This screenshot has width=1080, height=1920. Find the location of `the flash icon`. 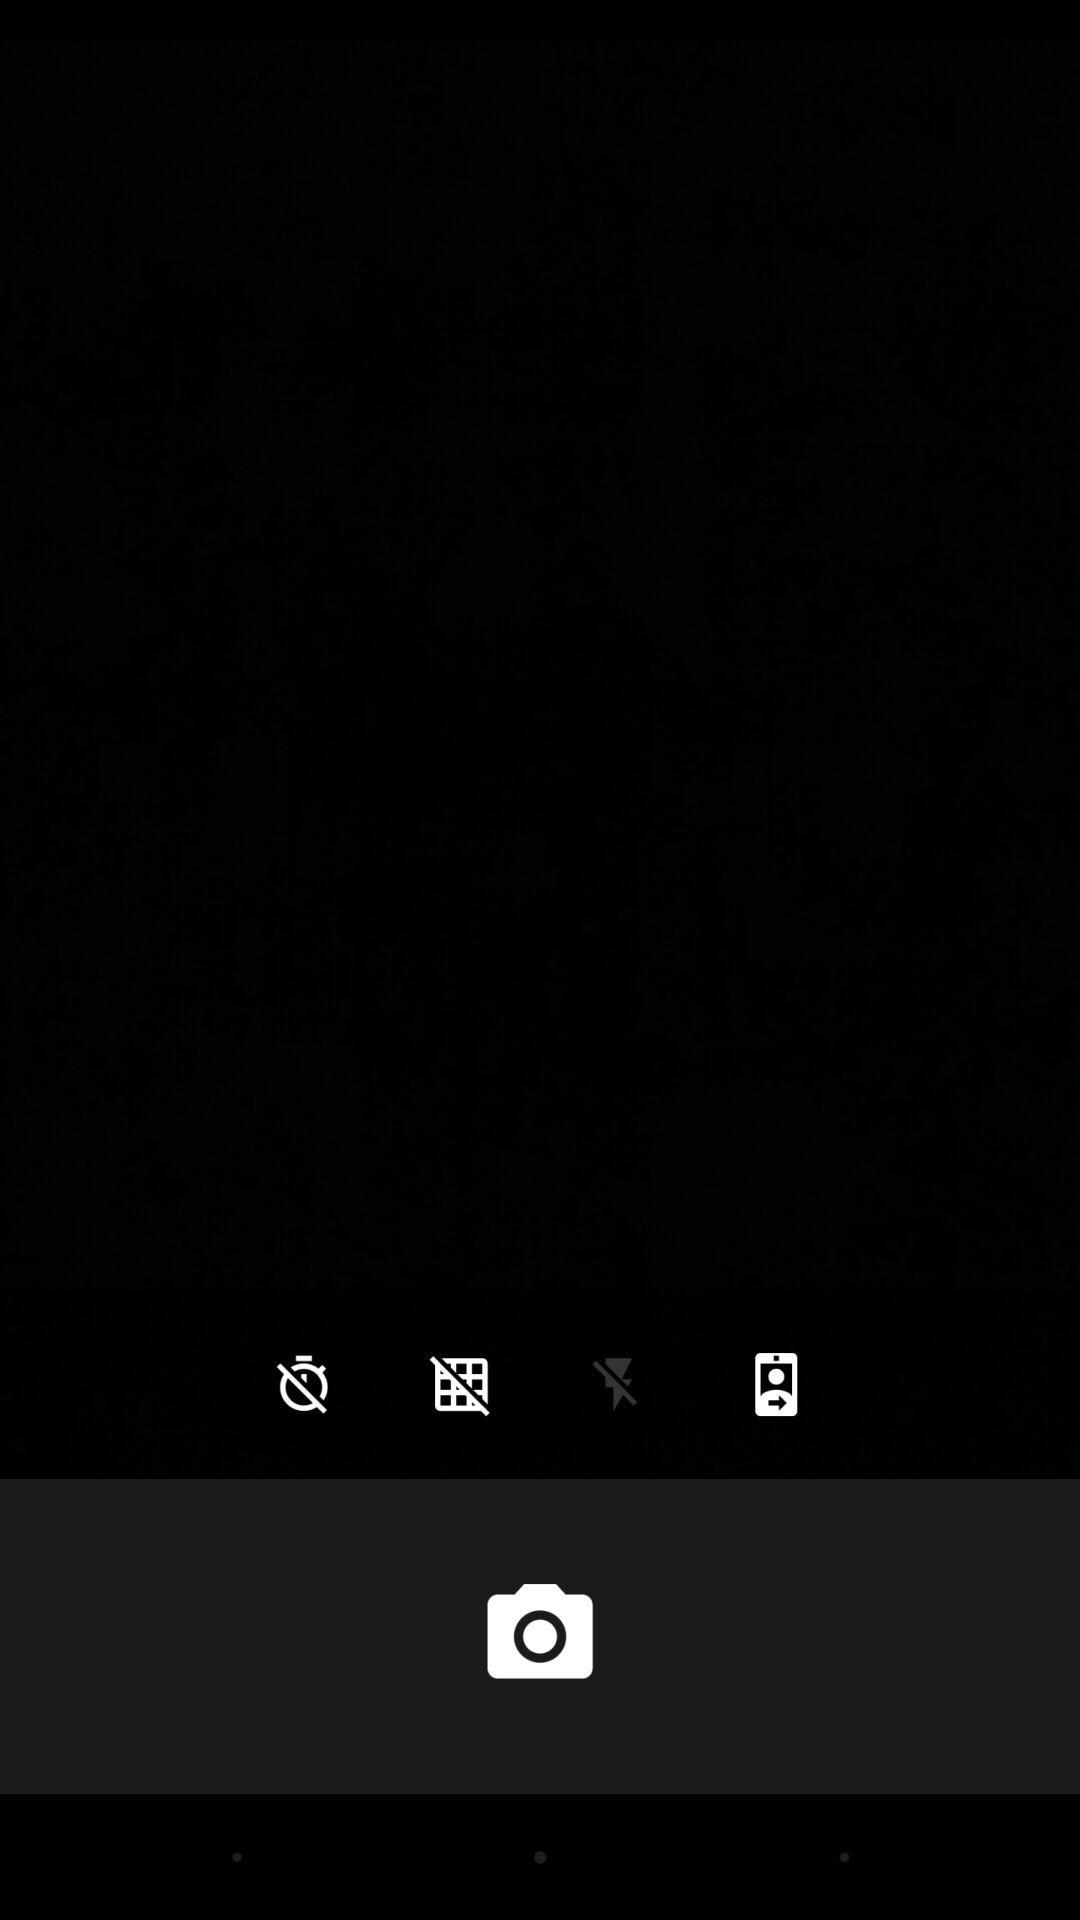

the flash icon is located at coordinates (617, 1383).